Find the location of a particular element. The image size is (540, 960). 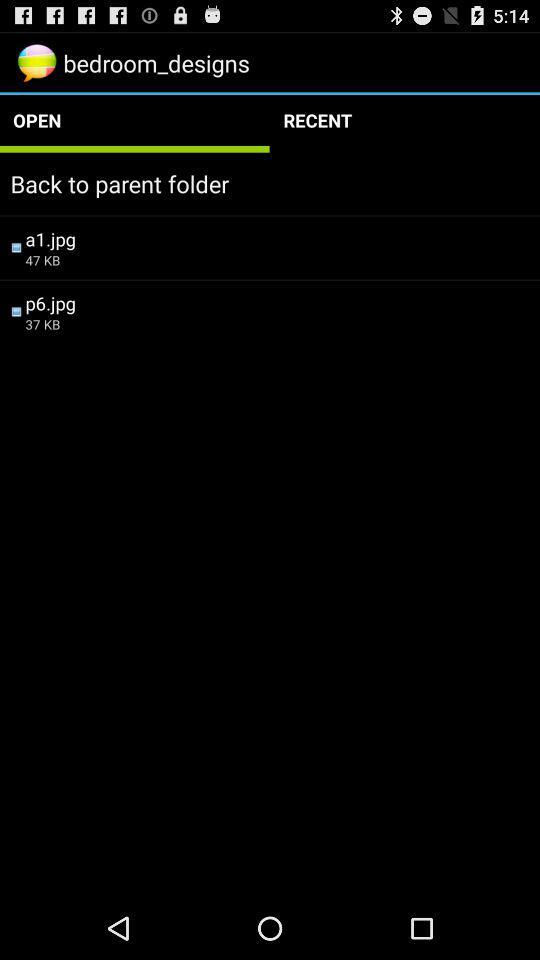

back to parent app is located at coordinates (270, 183).